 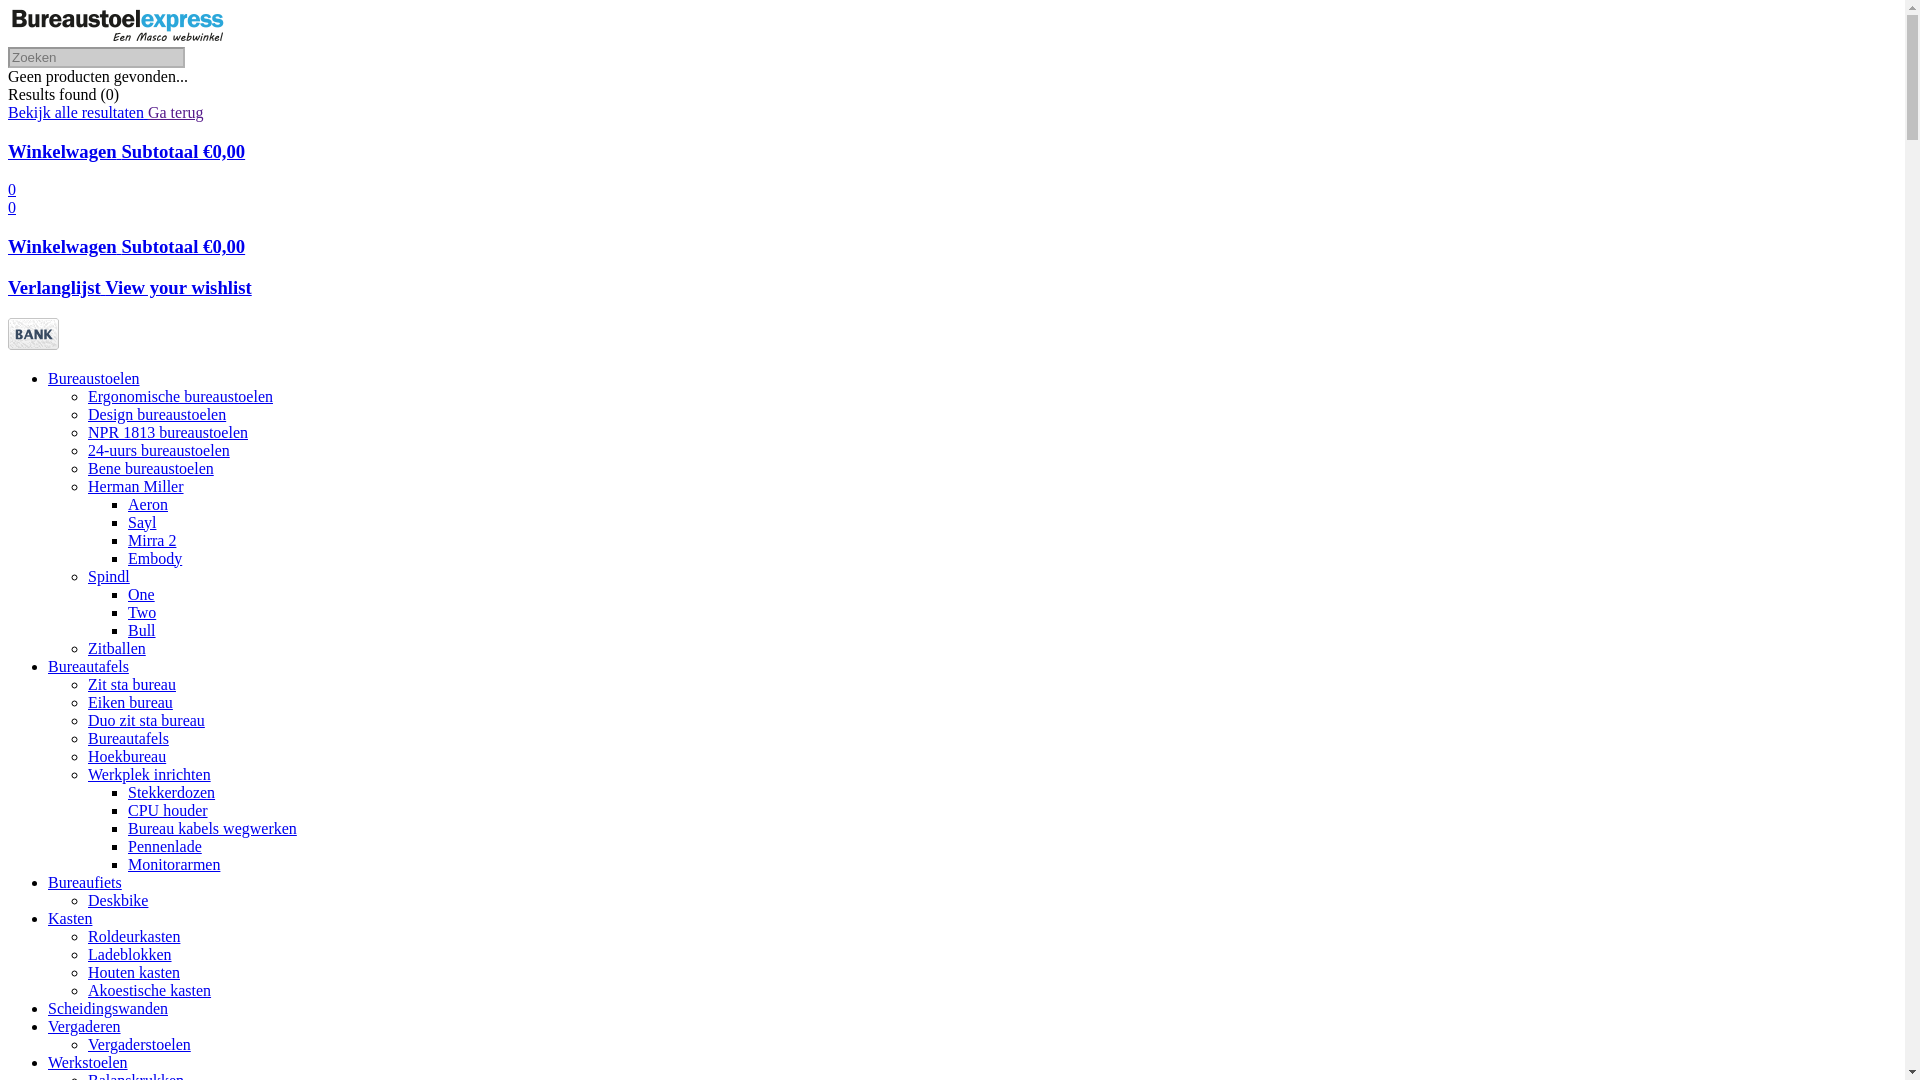 I want to click on 'Bull', so click(x=127, y=630).